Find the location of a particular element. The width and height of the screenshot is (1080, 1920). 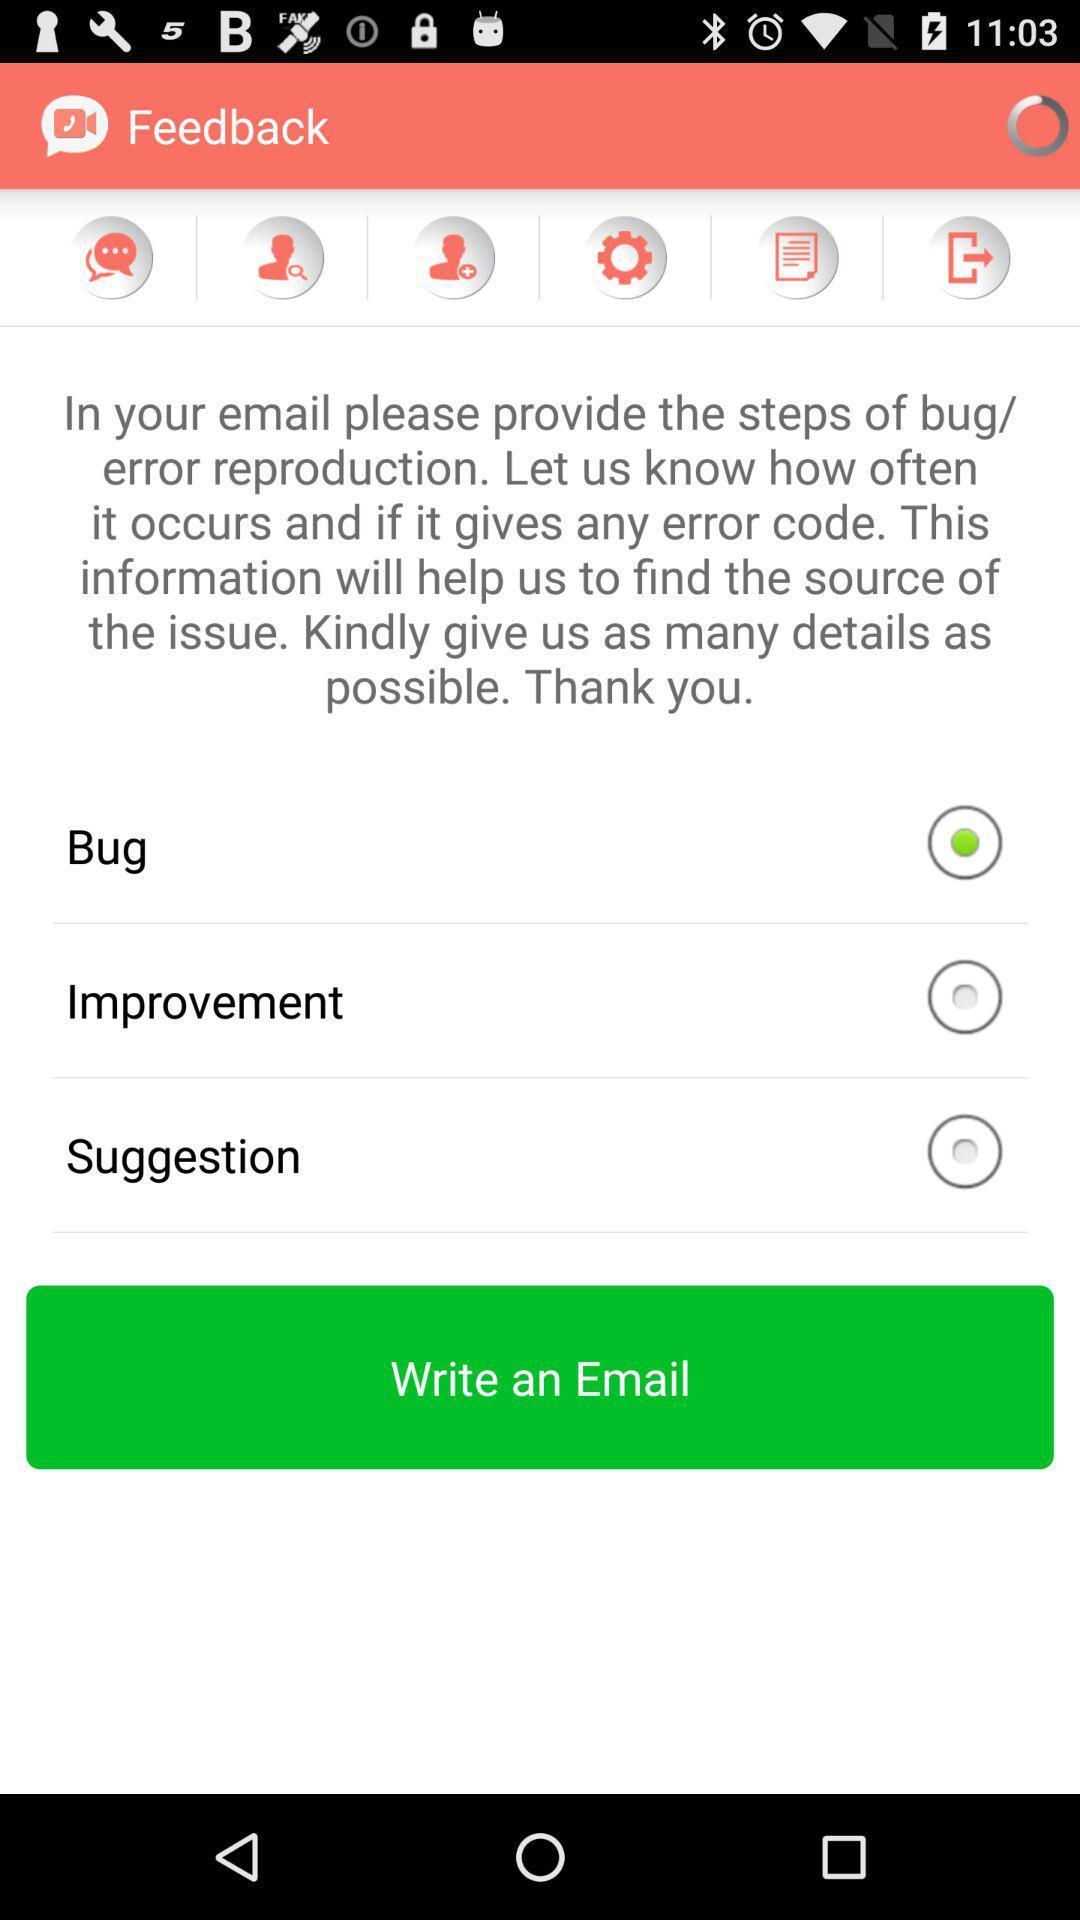

the icon at the bottom is located at coordinates (540, 1376).